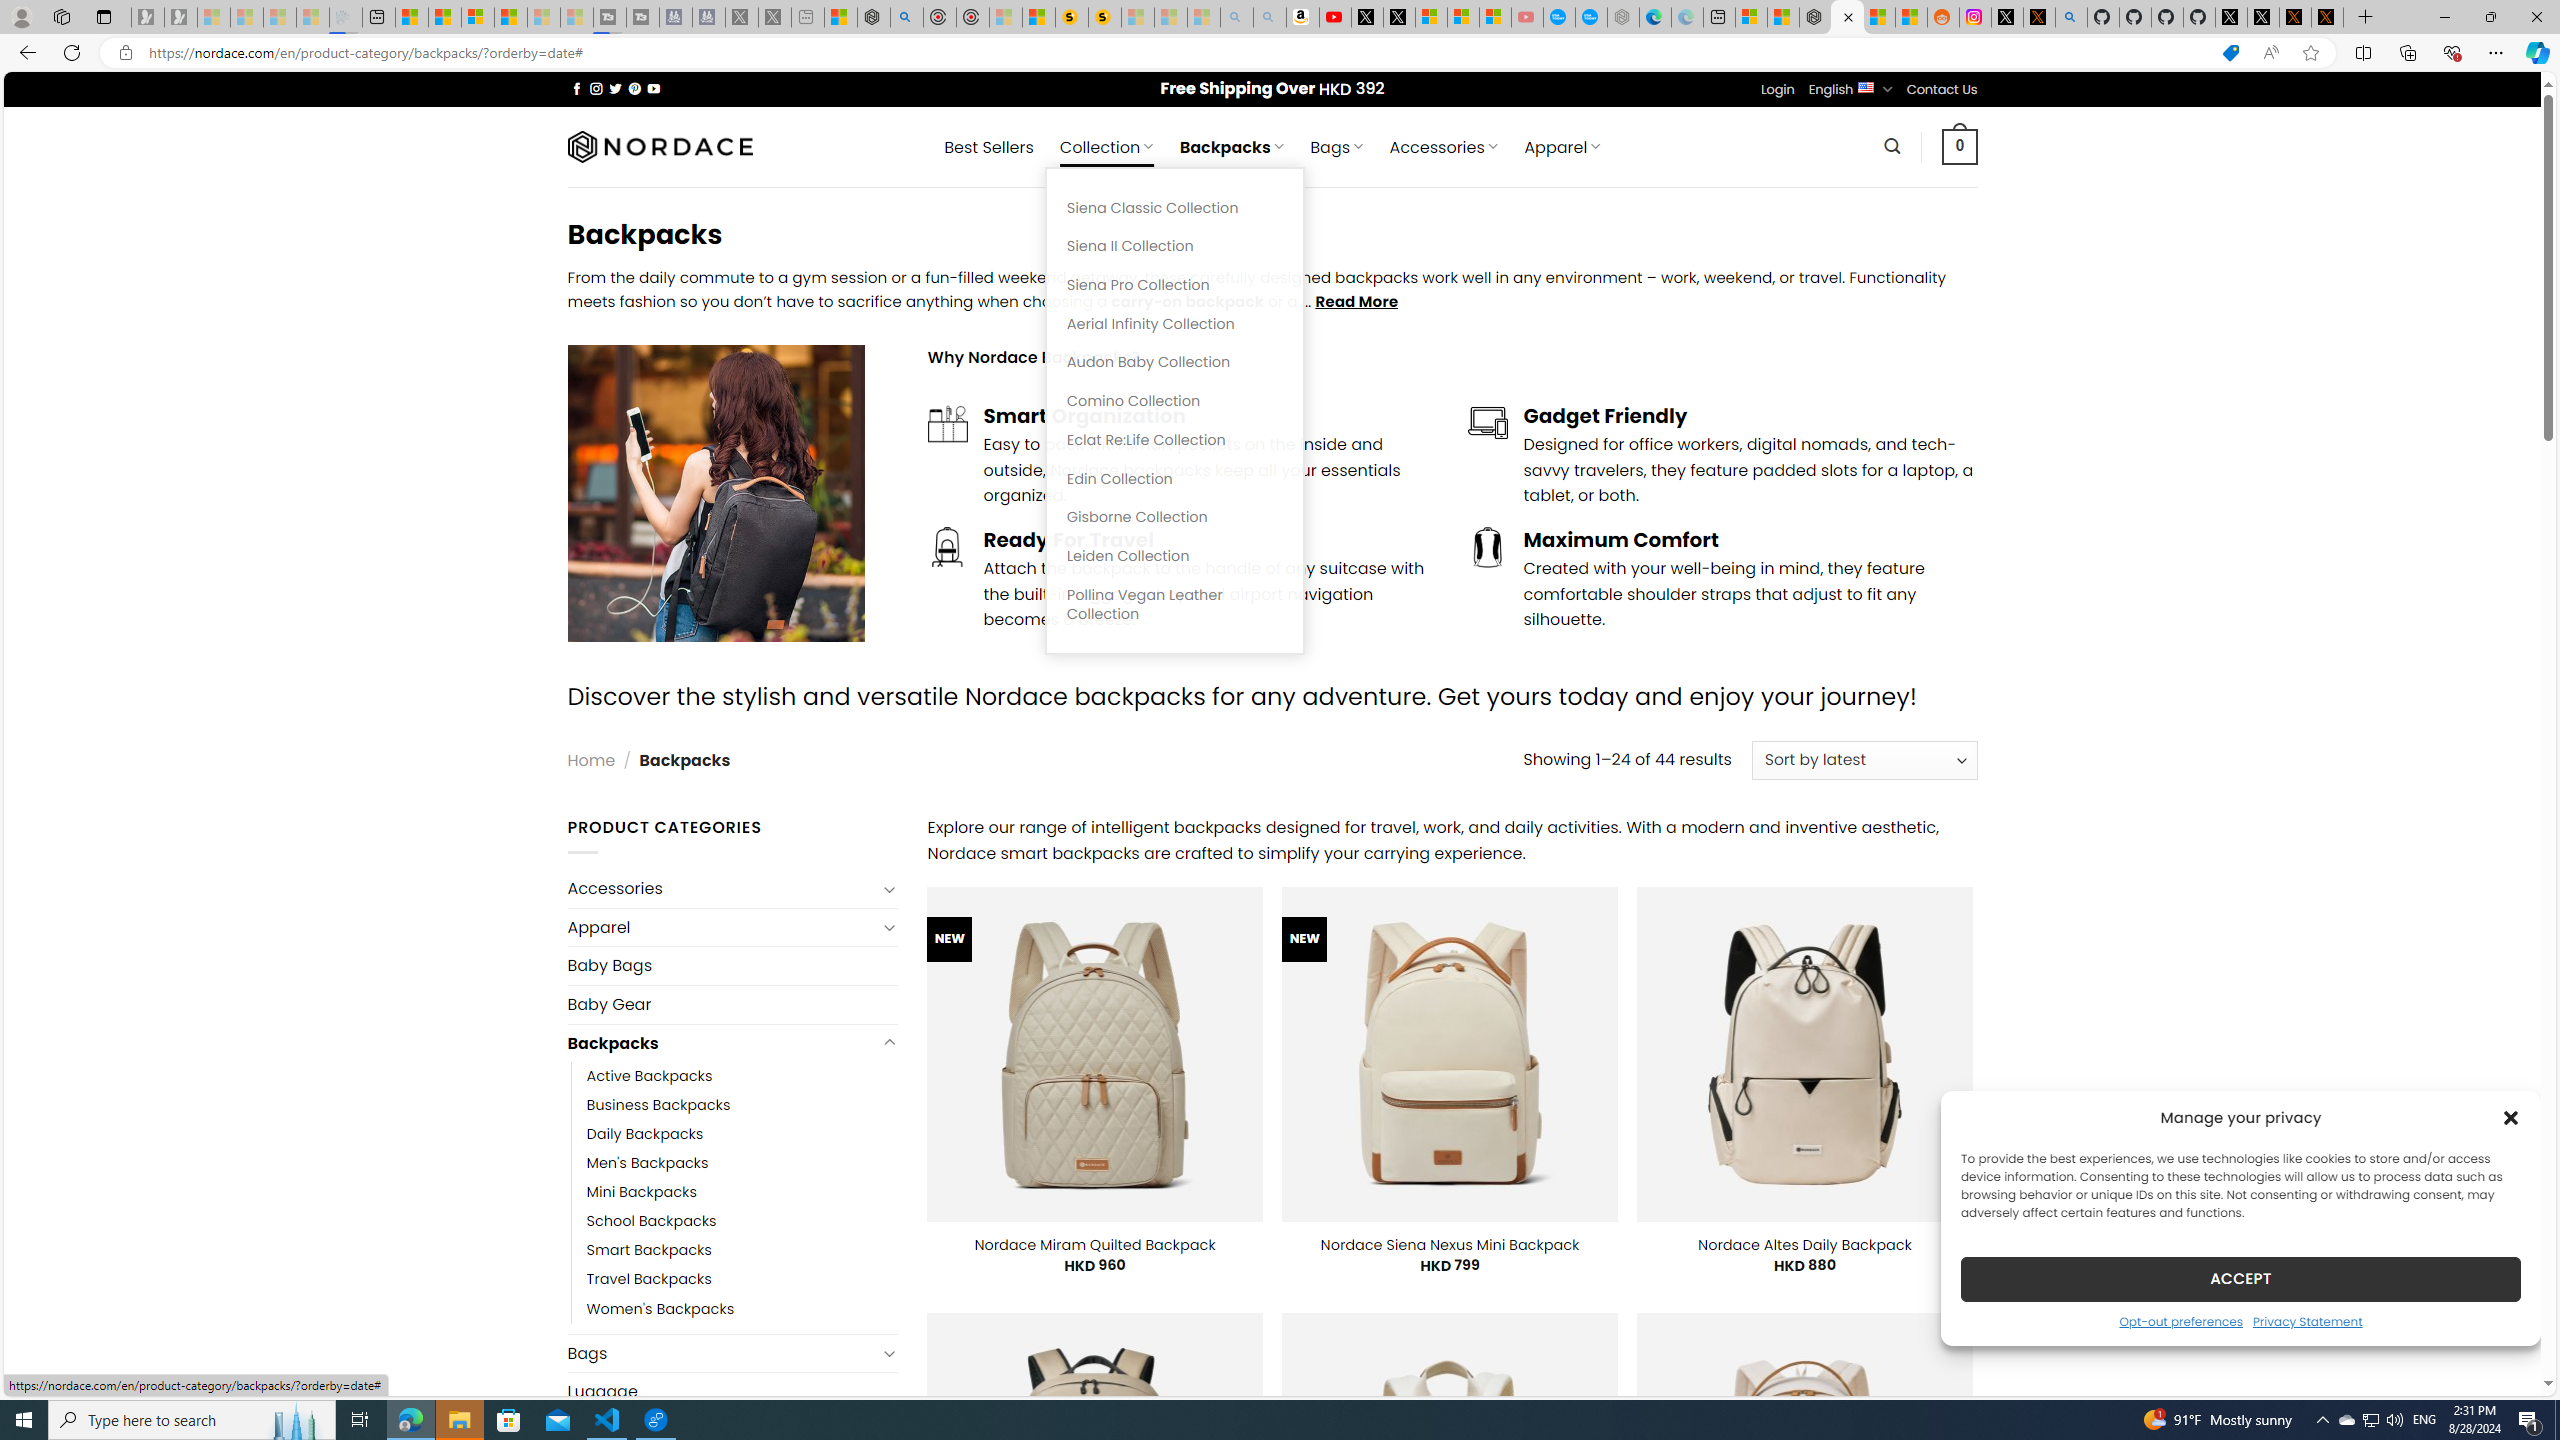  Describe the element at coordinates (543, 16) in the screenshot. I see `'Microsoft Start - Sleeping'` at that location.